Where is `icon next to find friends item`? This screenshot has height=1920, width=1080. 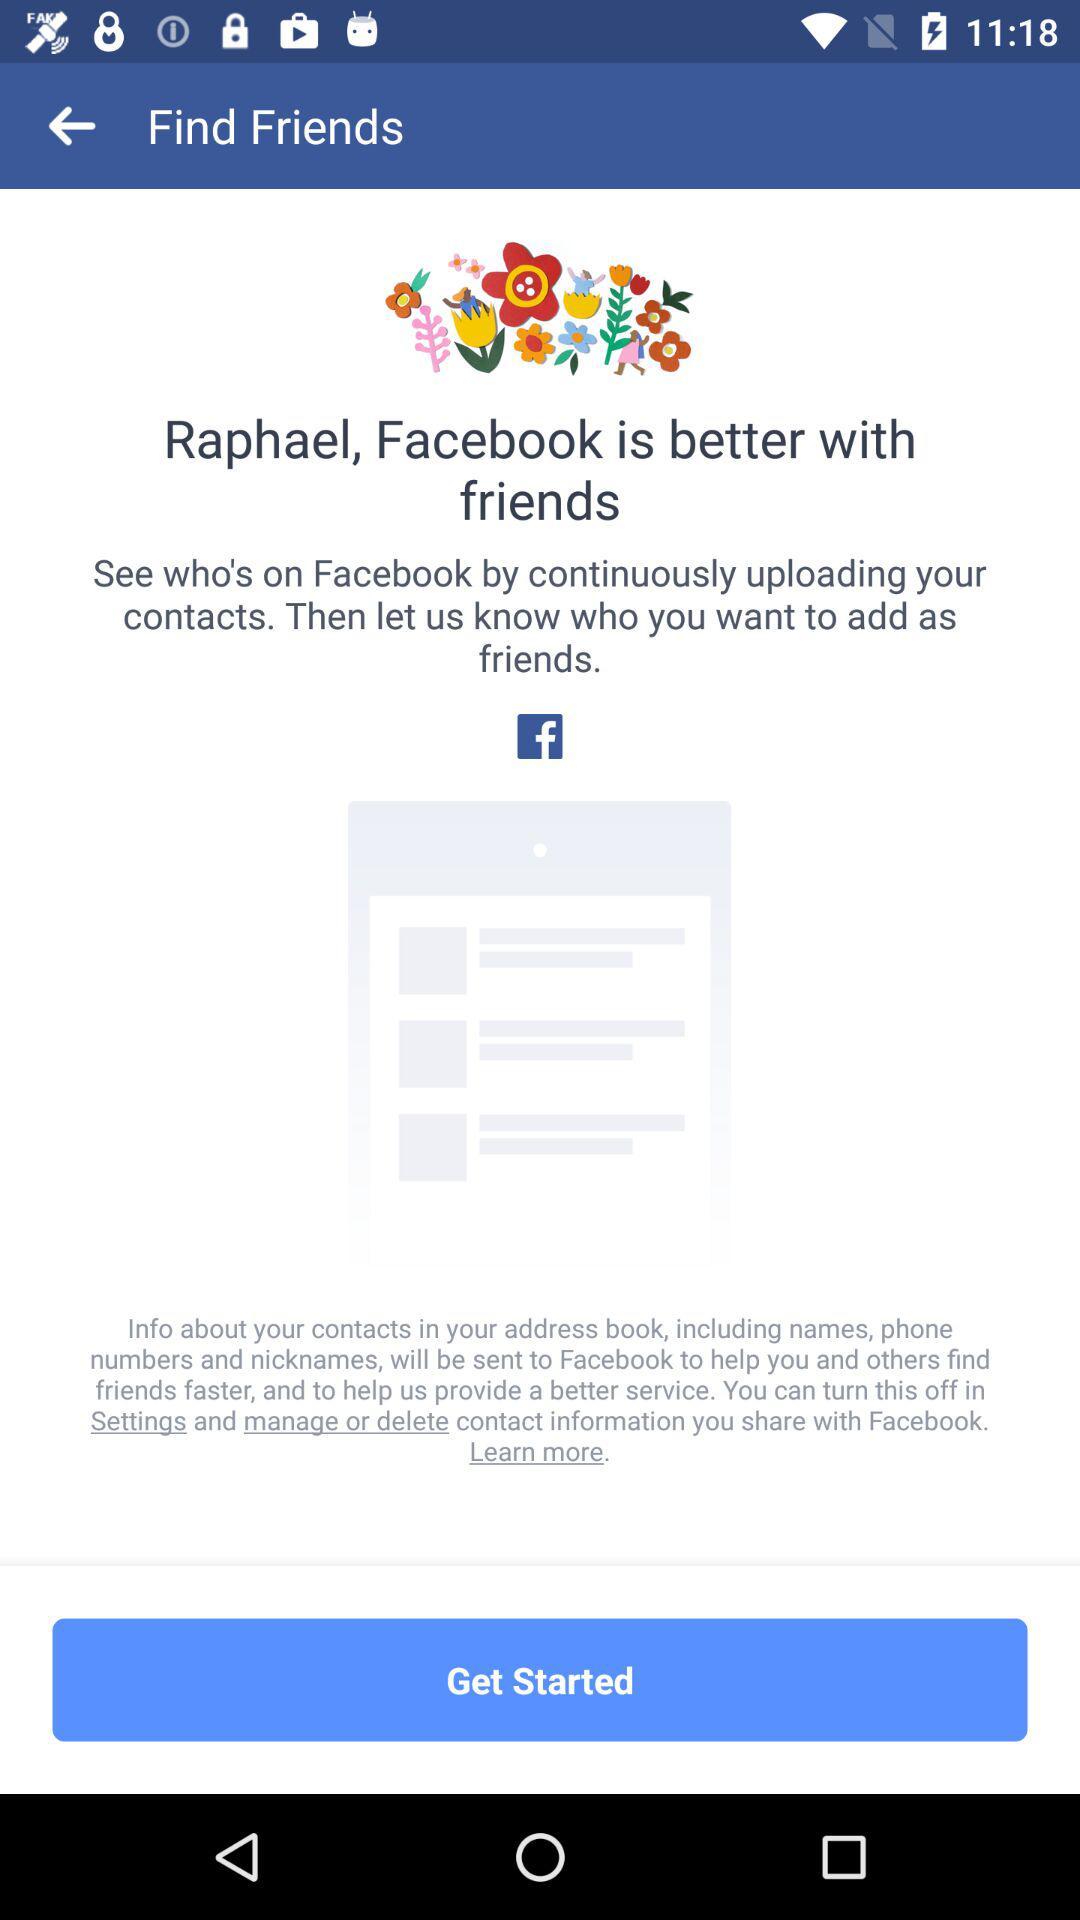
icon next to find friends item is located at coordinates (72, 124).